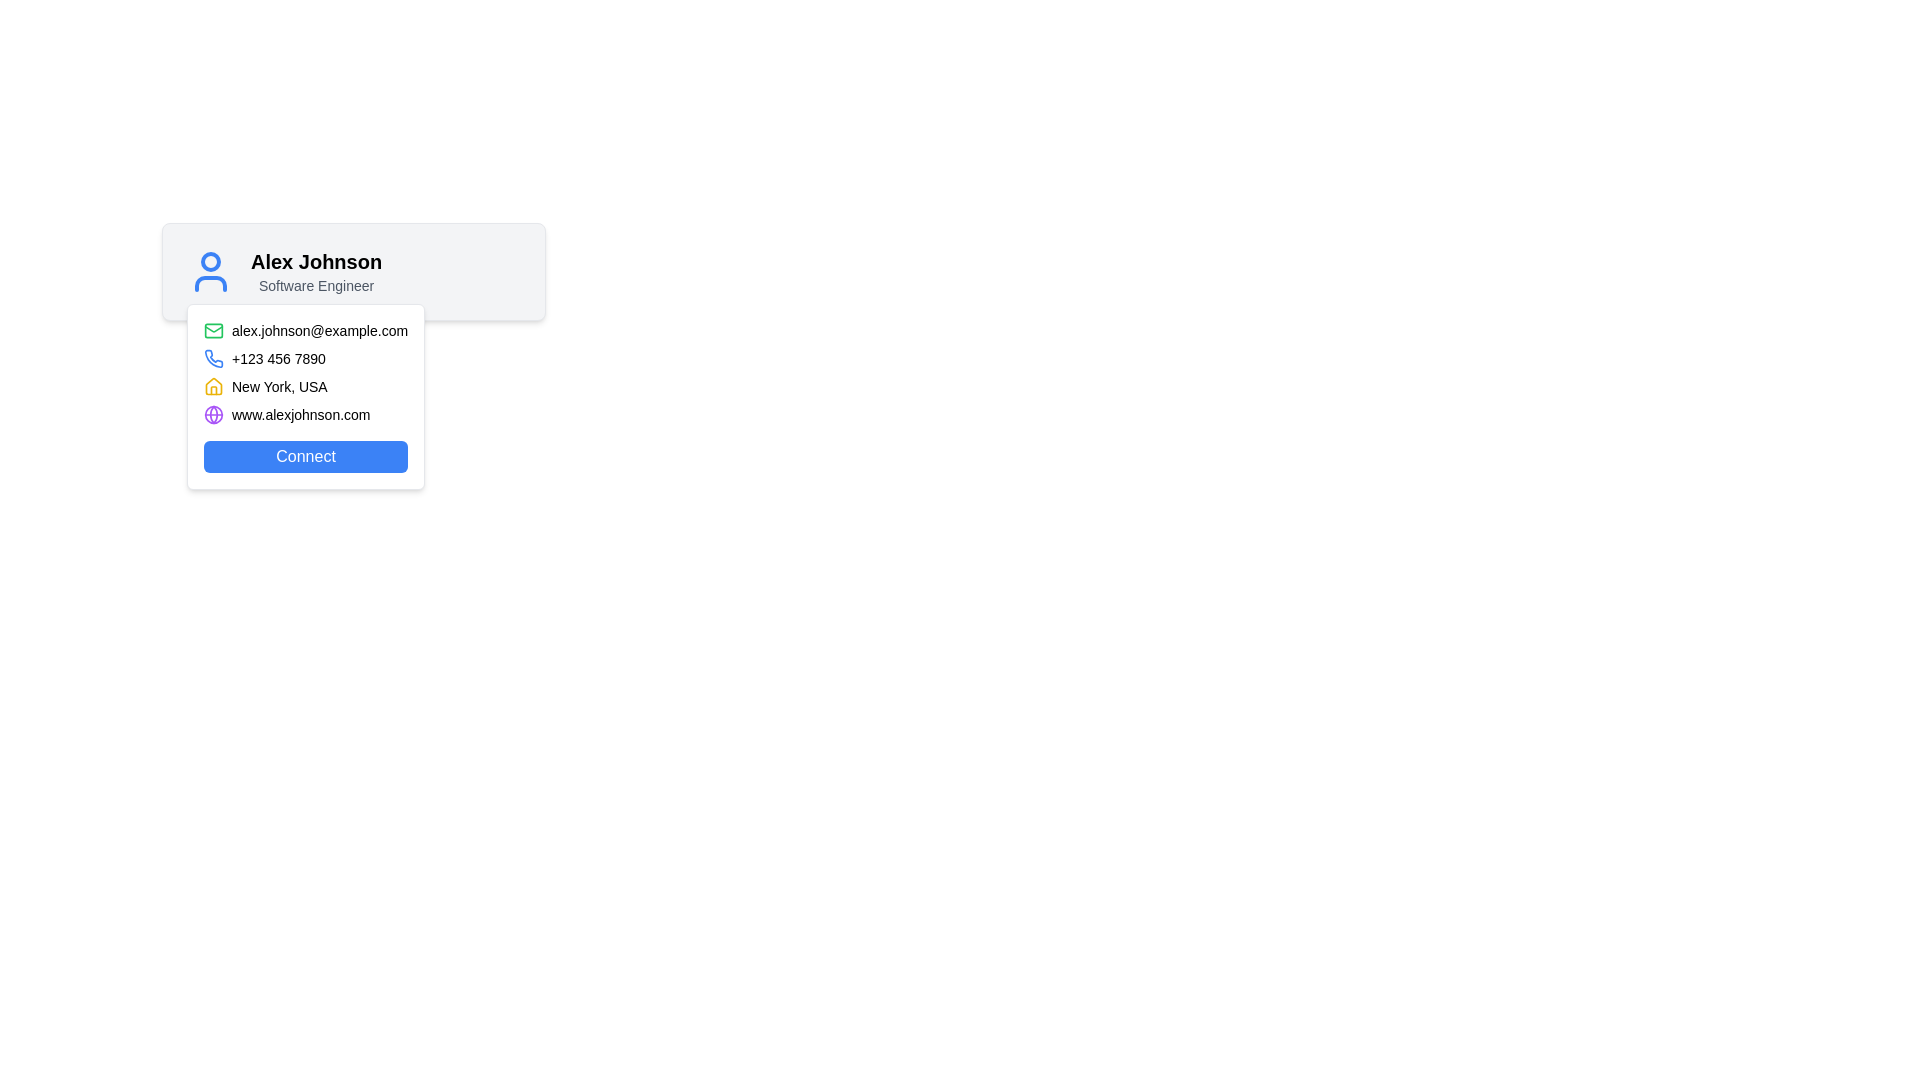  Describe the element at coordinates (305, 397) in the screenshot. I see `the static text element that provides location information, which is the third item in the list within a pop-up card below the 'Software Engineer' header` at that location.